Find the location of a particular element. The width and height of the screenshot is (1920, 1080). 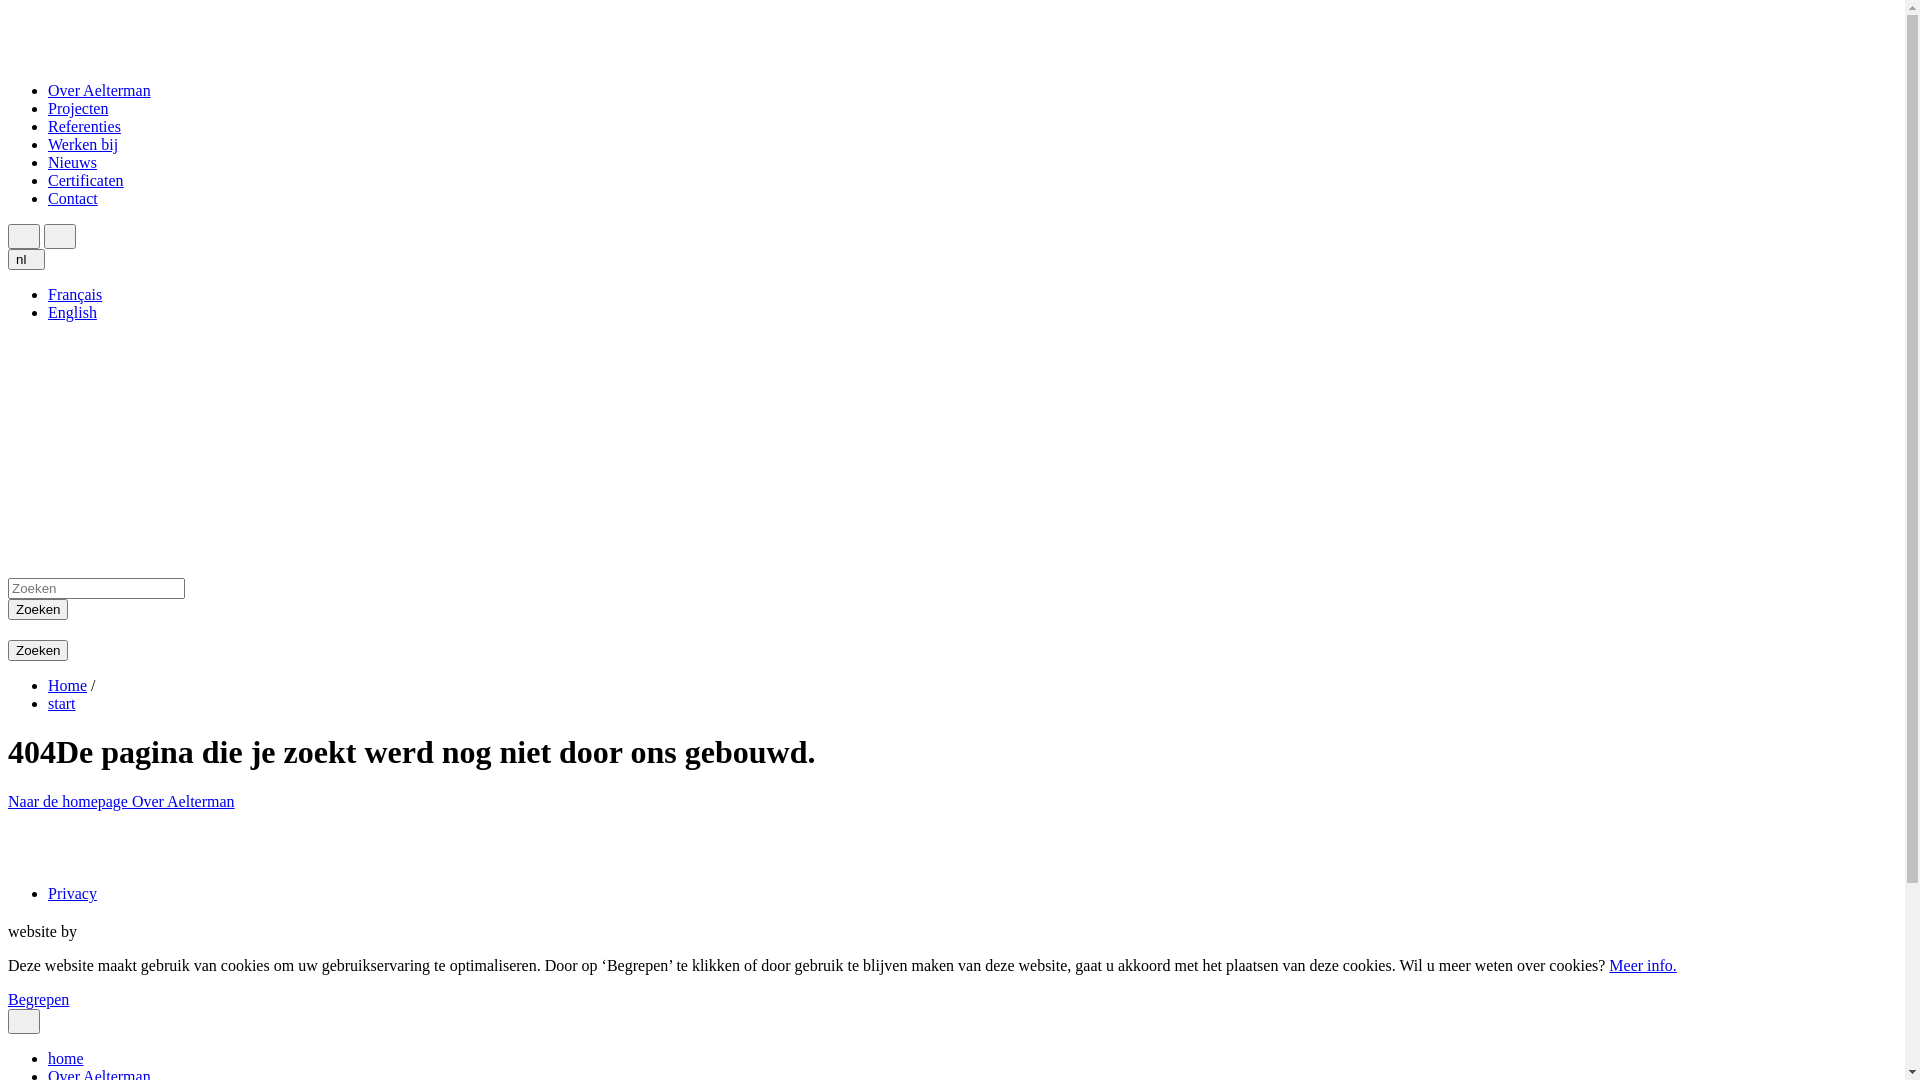

'Begrepen' is located at coordinates (38, 999).